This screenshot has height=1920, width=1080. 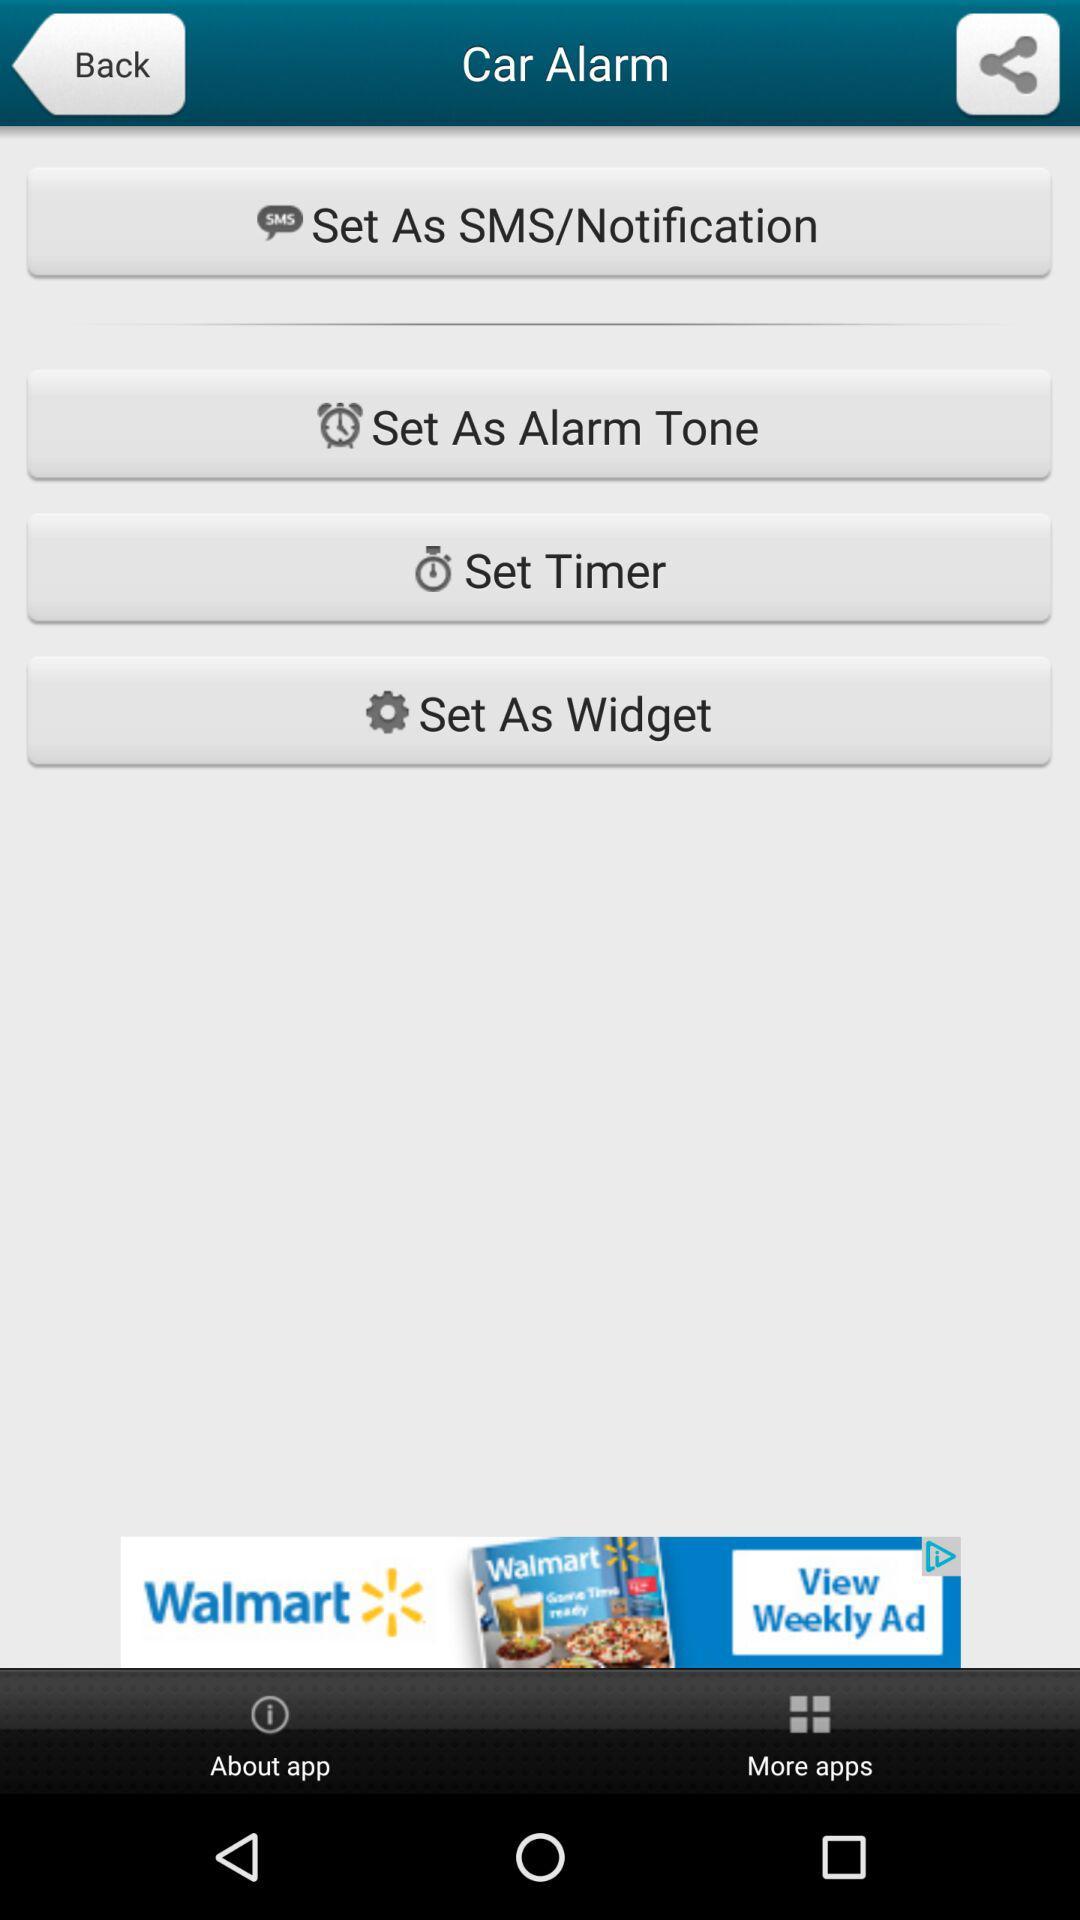 I want to click on share the page, so click(x=1007, y=66).